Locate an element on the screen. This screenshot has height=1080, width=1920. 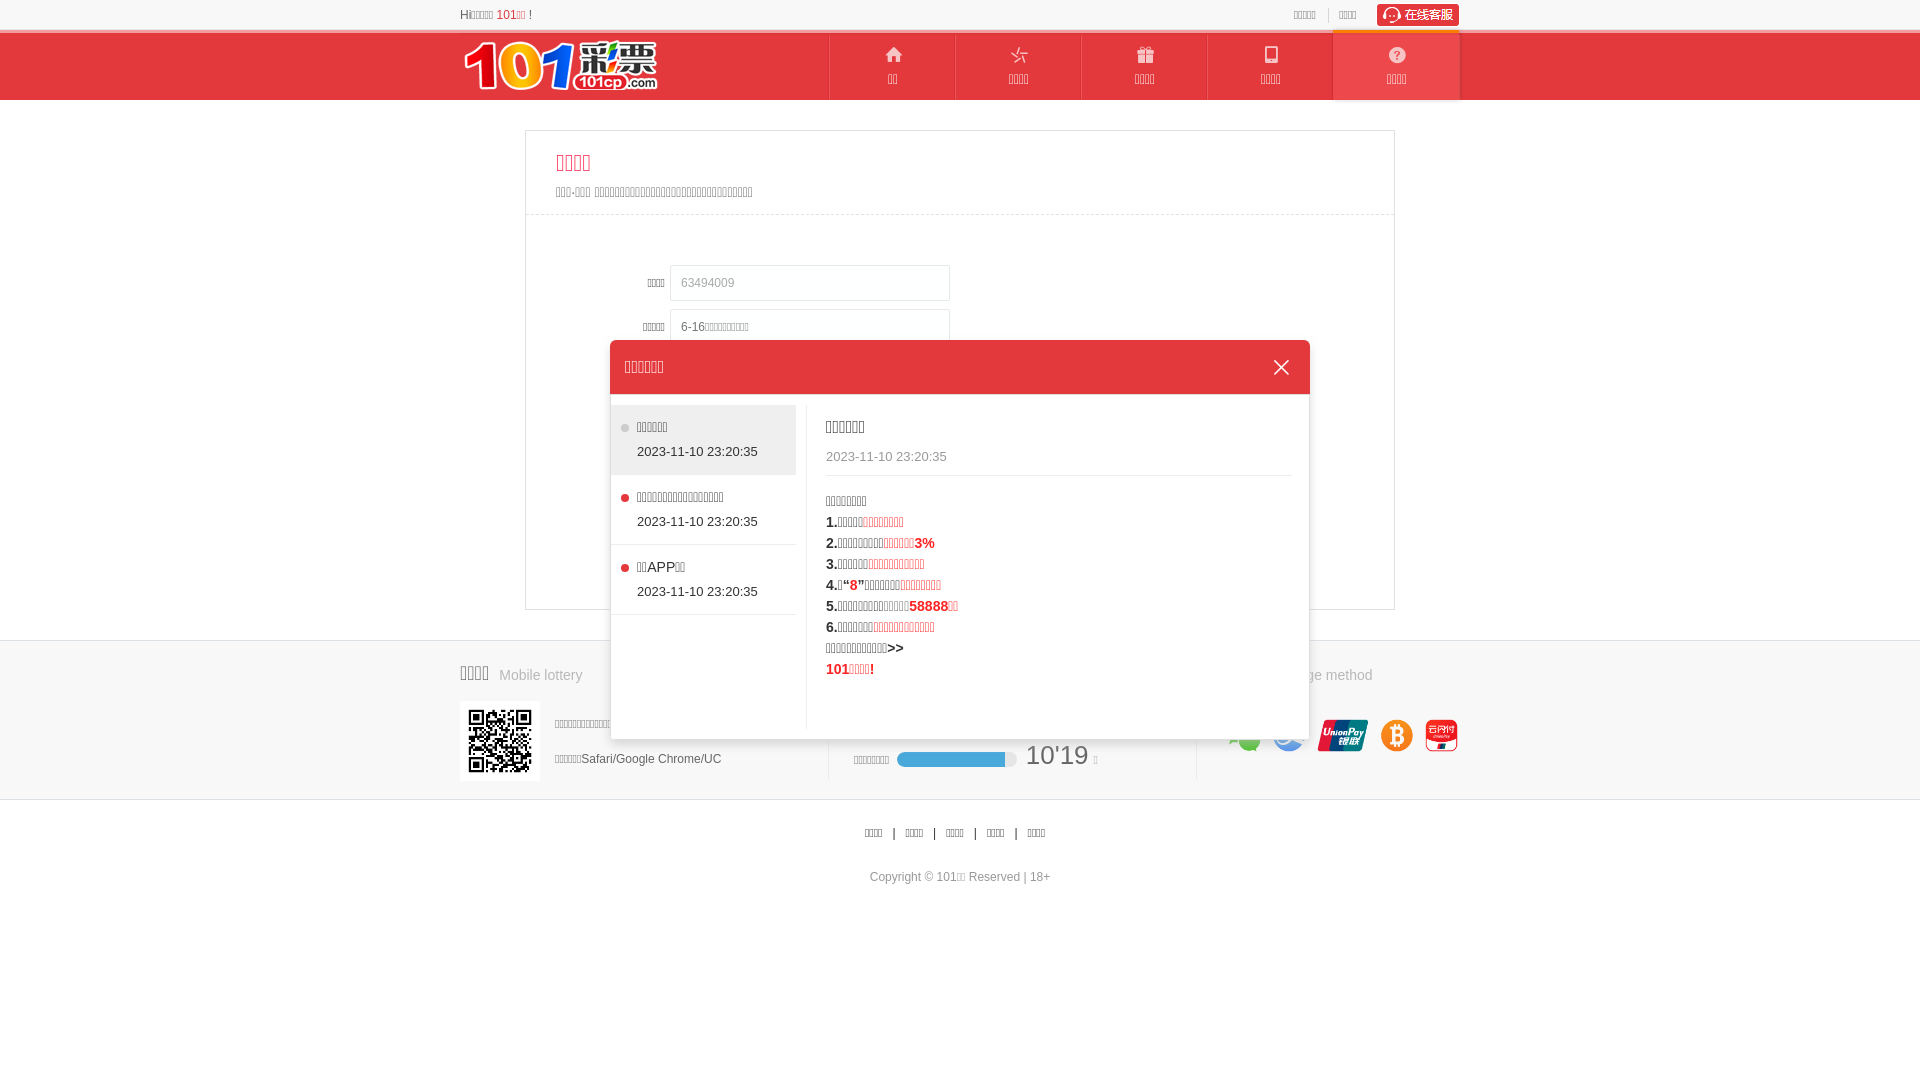
'|' is located at coordinates (892, 833).